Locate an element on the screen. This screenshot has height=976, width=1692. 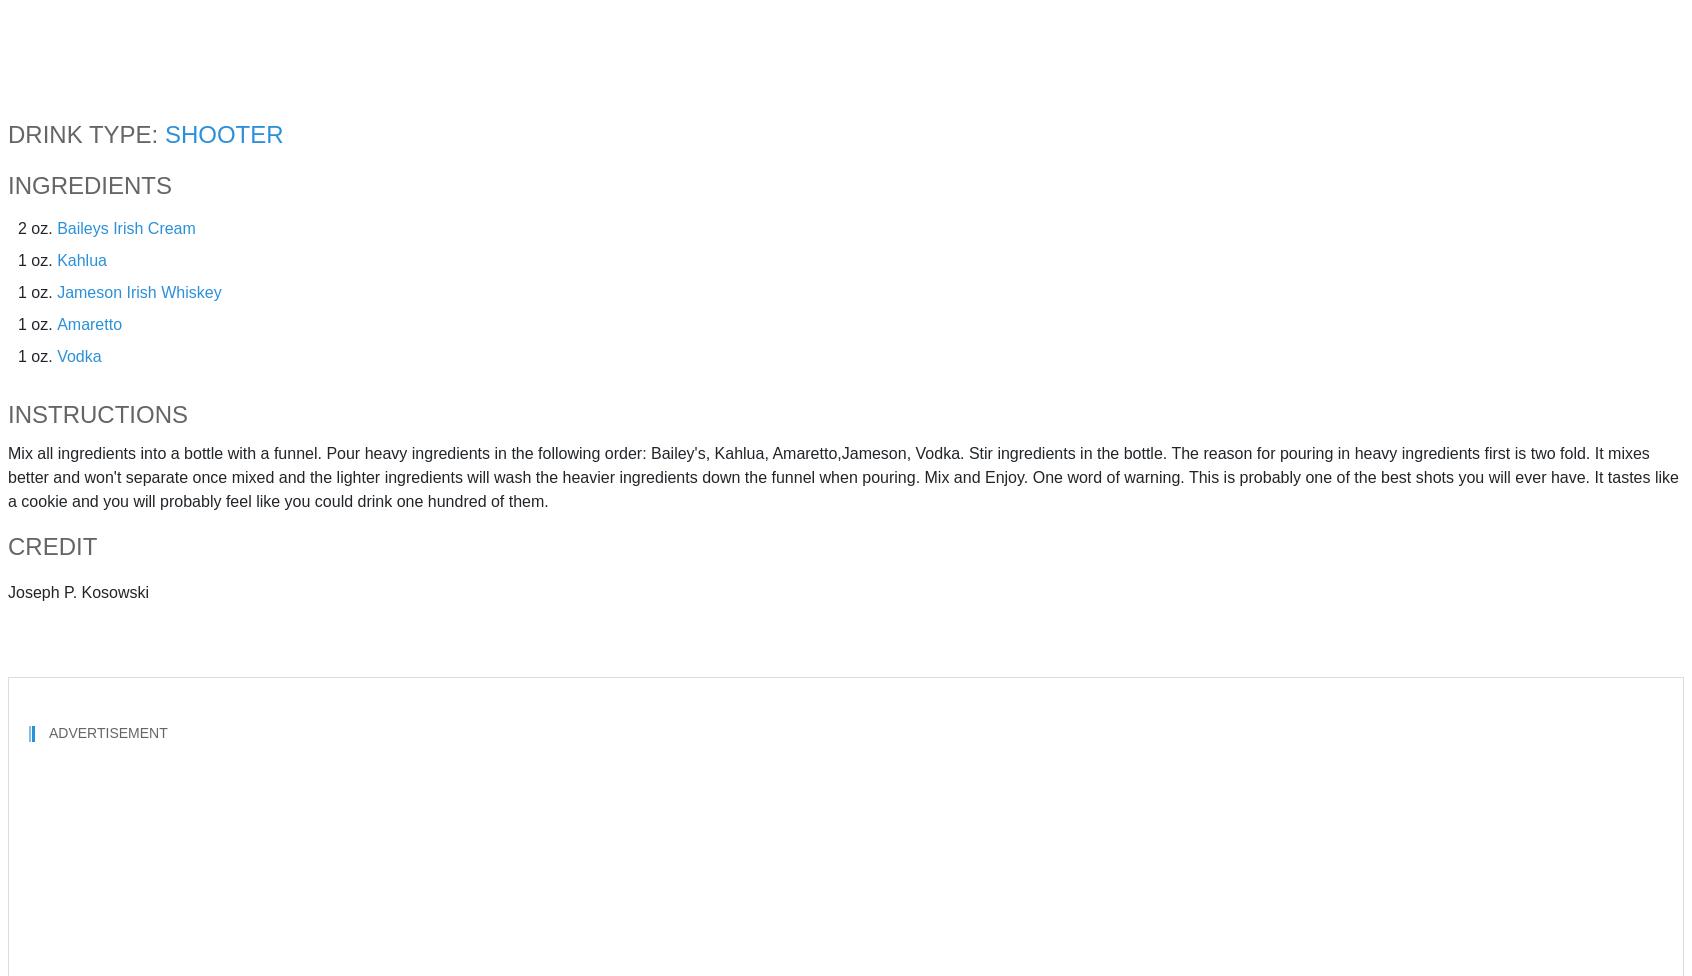
'Jameson Irish Whiskey' is located at coordinates (56, 291).